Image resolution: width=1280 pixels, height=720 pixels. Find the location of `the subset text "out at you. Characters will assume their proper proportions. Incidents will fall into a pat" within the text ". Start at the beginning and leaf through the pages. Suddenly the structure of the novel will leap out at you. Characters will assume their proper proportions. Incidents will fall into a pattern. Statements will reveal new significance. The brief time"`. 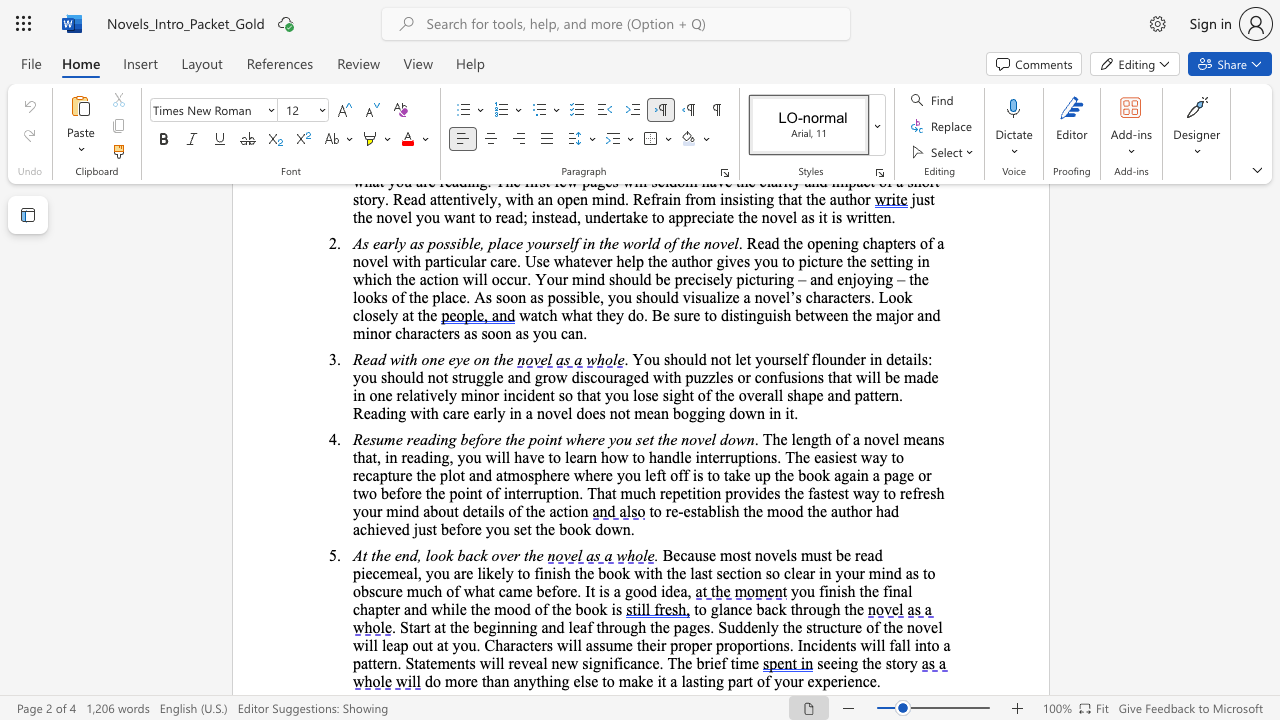

the subset text "out at you. Characters will assume their proper proportions. Incidents will fall into a pat" within the text ". Start at the beginning and leaf through the pages. Suddenly the structure of the novel will leap out at you. Characters will assume their proper proportions. Incidents will fall into a pattern. Statements will reveal new significance. The brief time" is located at coordinates (411, 645).